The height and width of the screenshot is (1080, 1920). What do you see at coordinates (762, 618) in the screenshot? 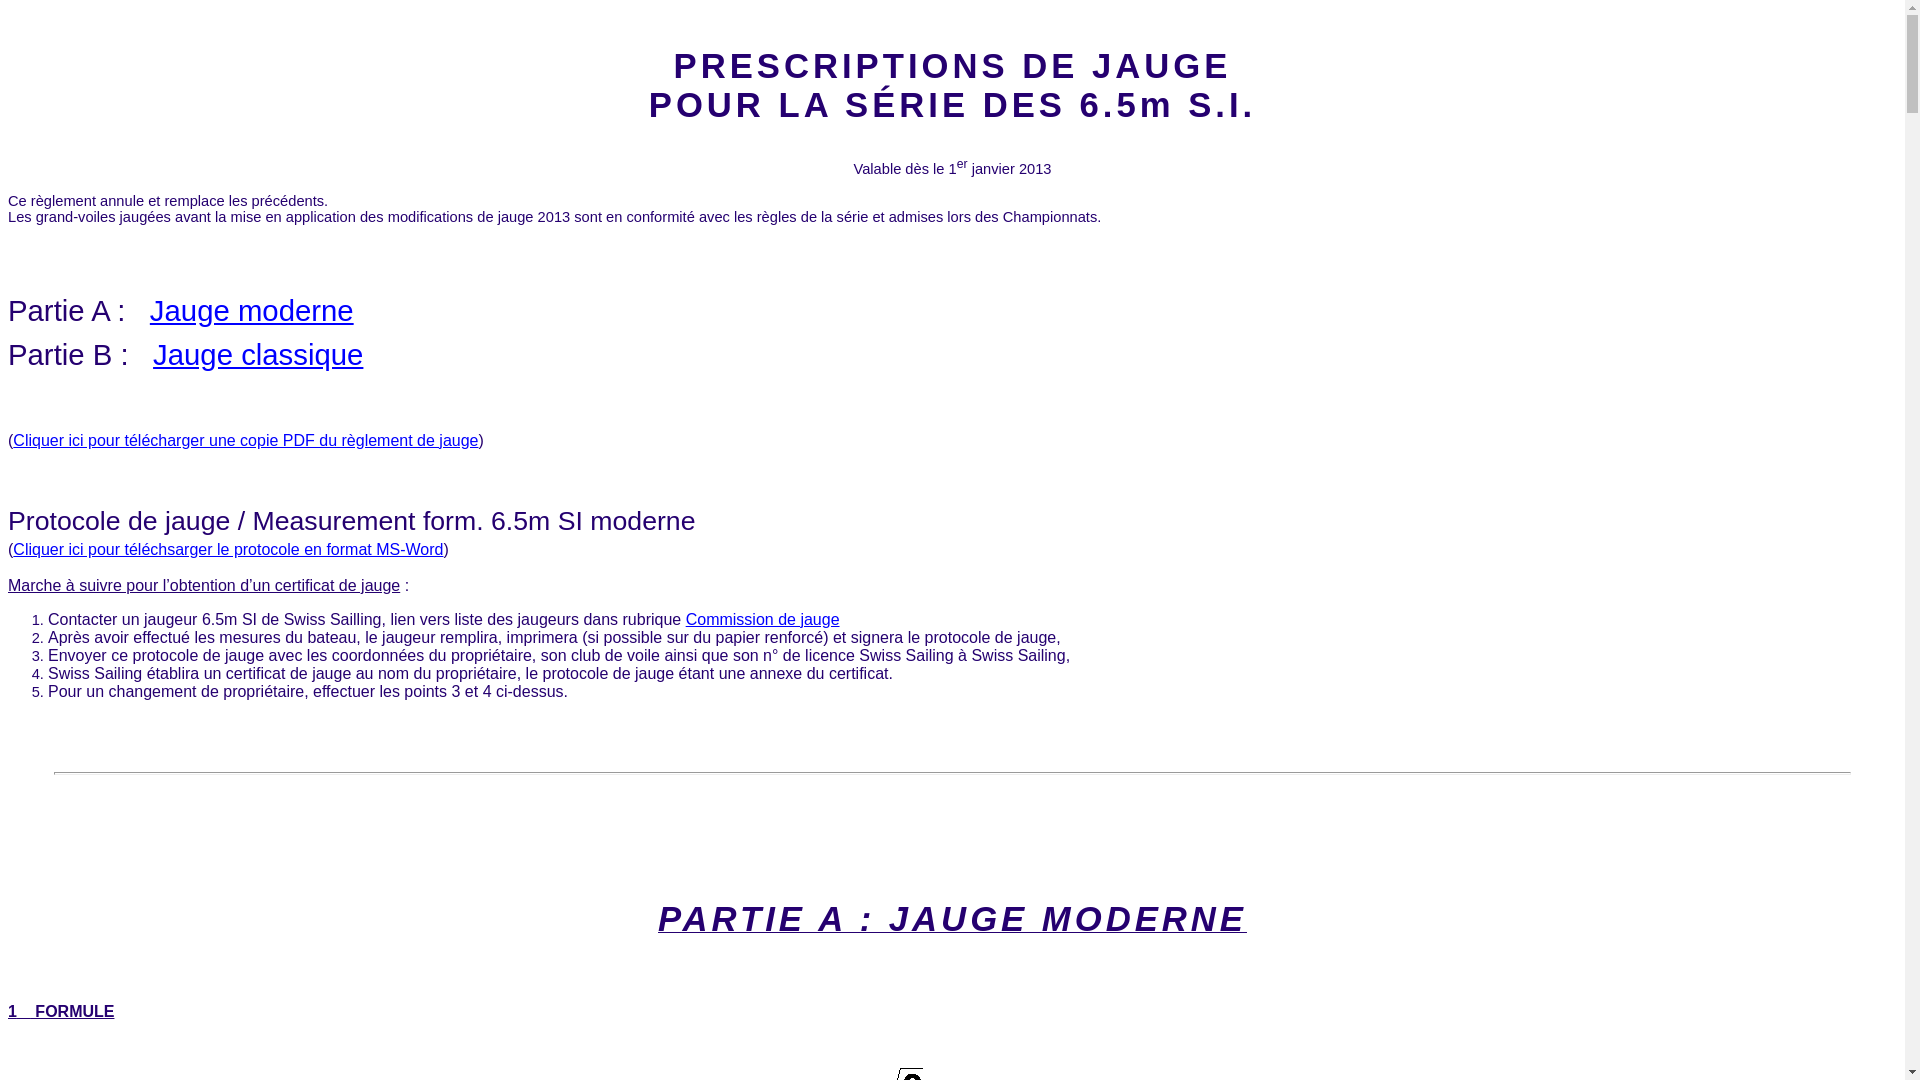
I see `'Commission de jauge'` at bounding box center [762, 618].